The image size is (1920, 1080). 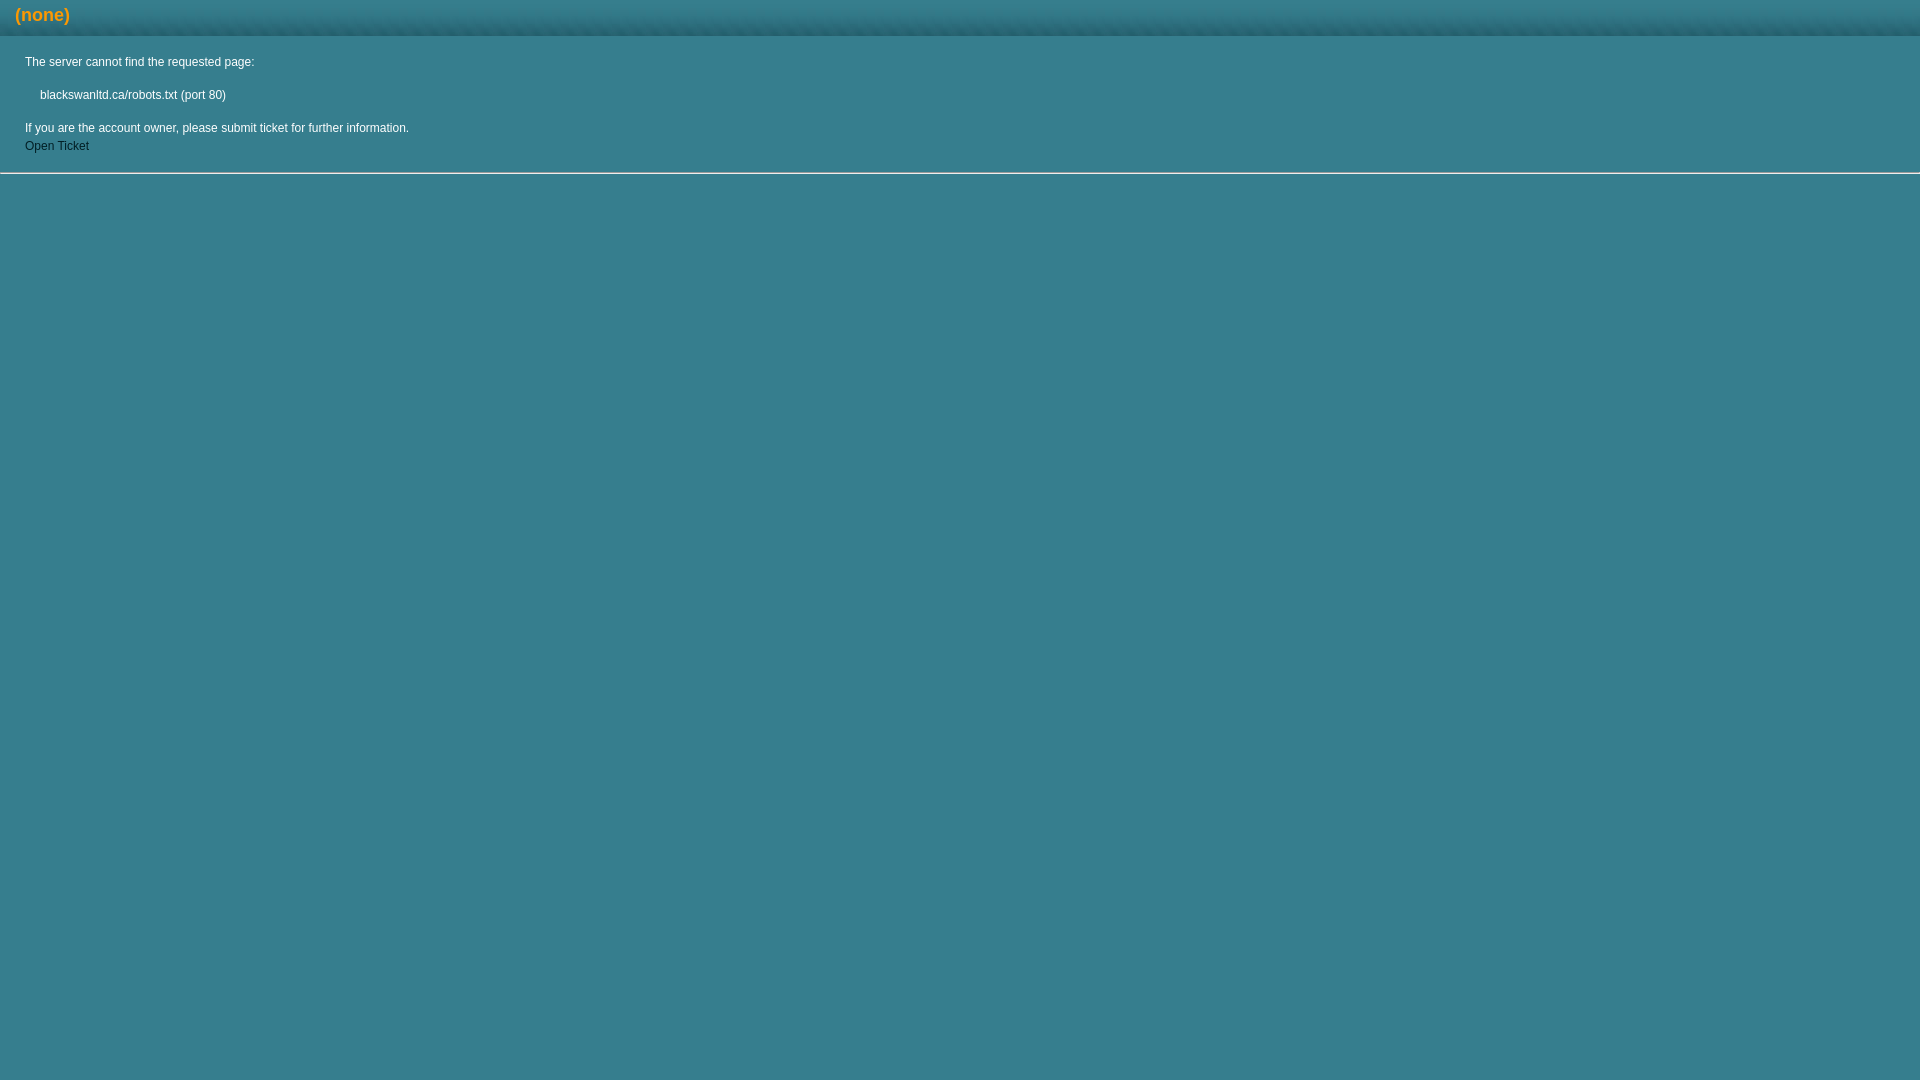 What do you see at coordinates (57, 145) in the screenshot?
I see `'Open Ticket'` at bounding box center [57, 145].